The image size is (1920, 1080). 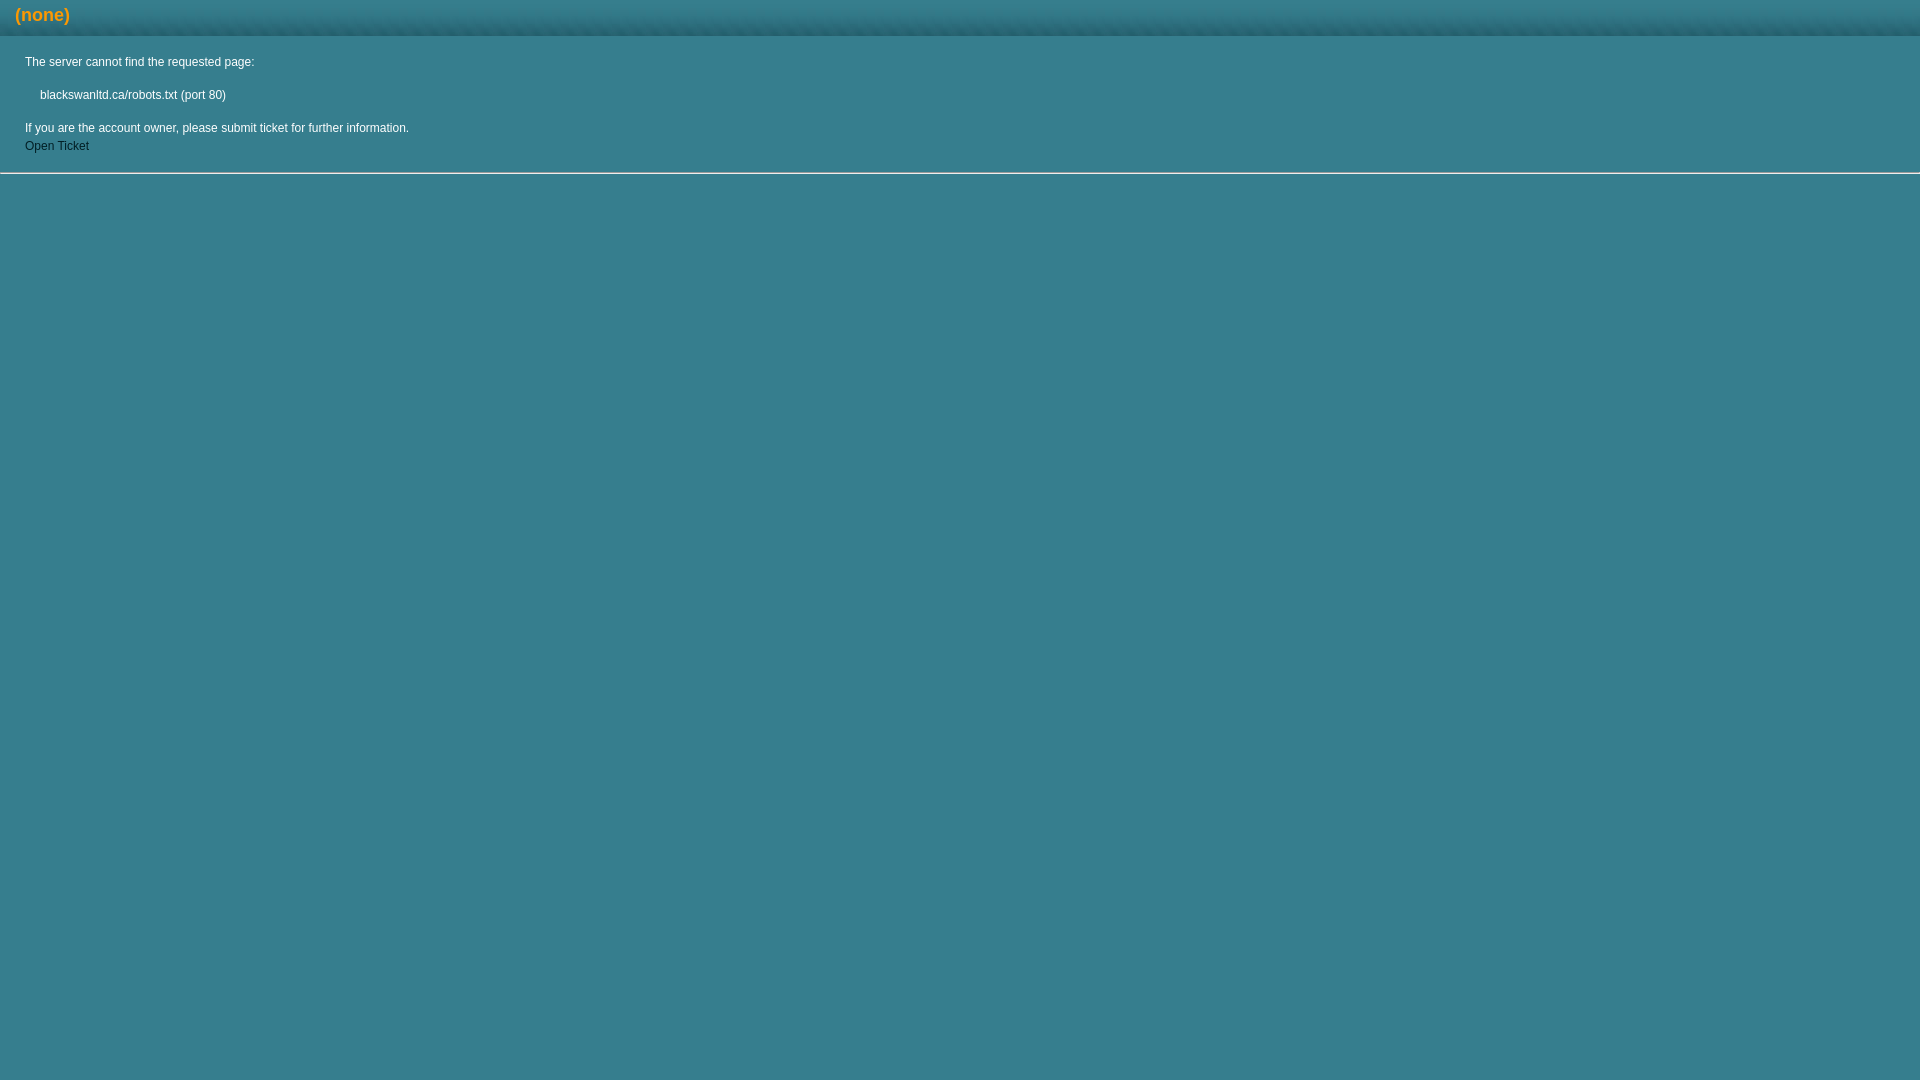 What do you see at coordinates (57, 145) in the screenshot?
I see `'Open Ticket'` at bounding box center [57, 145].